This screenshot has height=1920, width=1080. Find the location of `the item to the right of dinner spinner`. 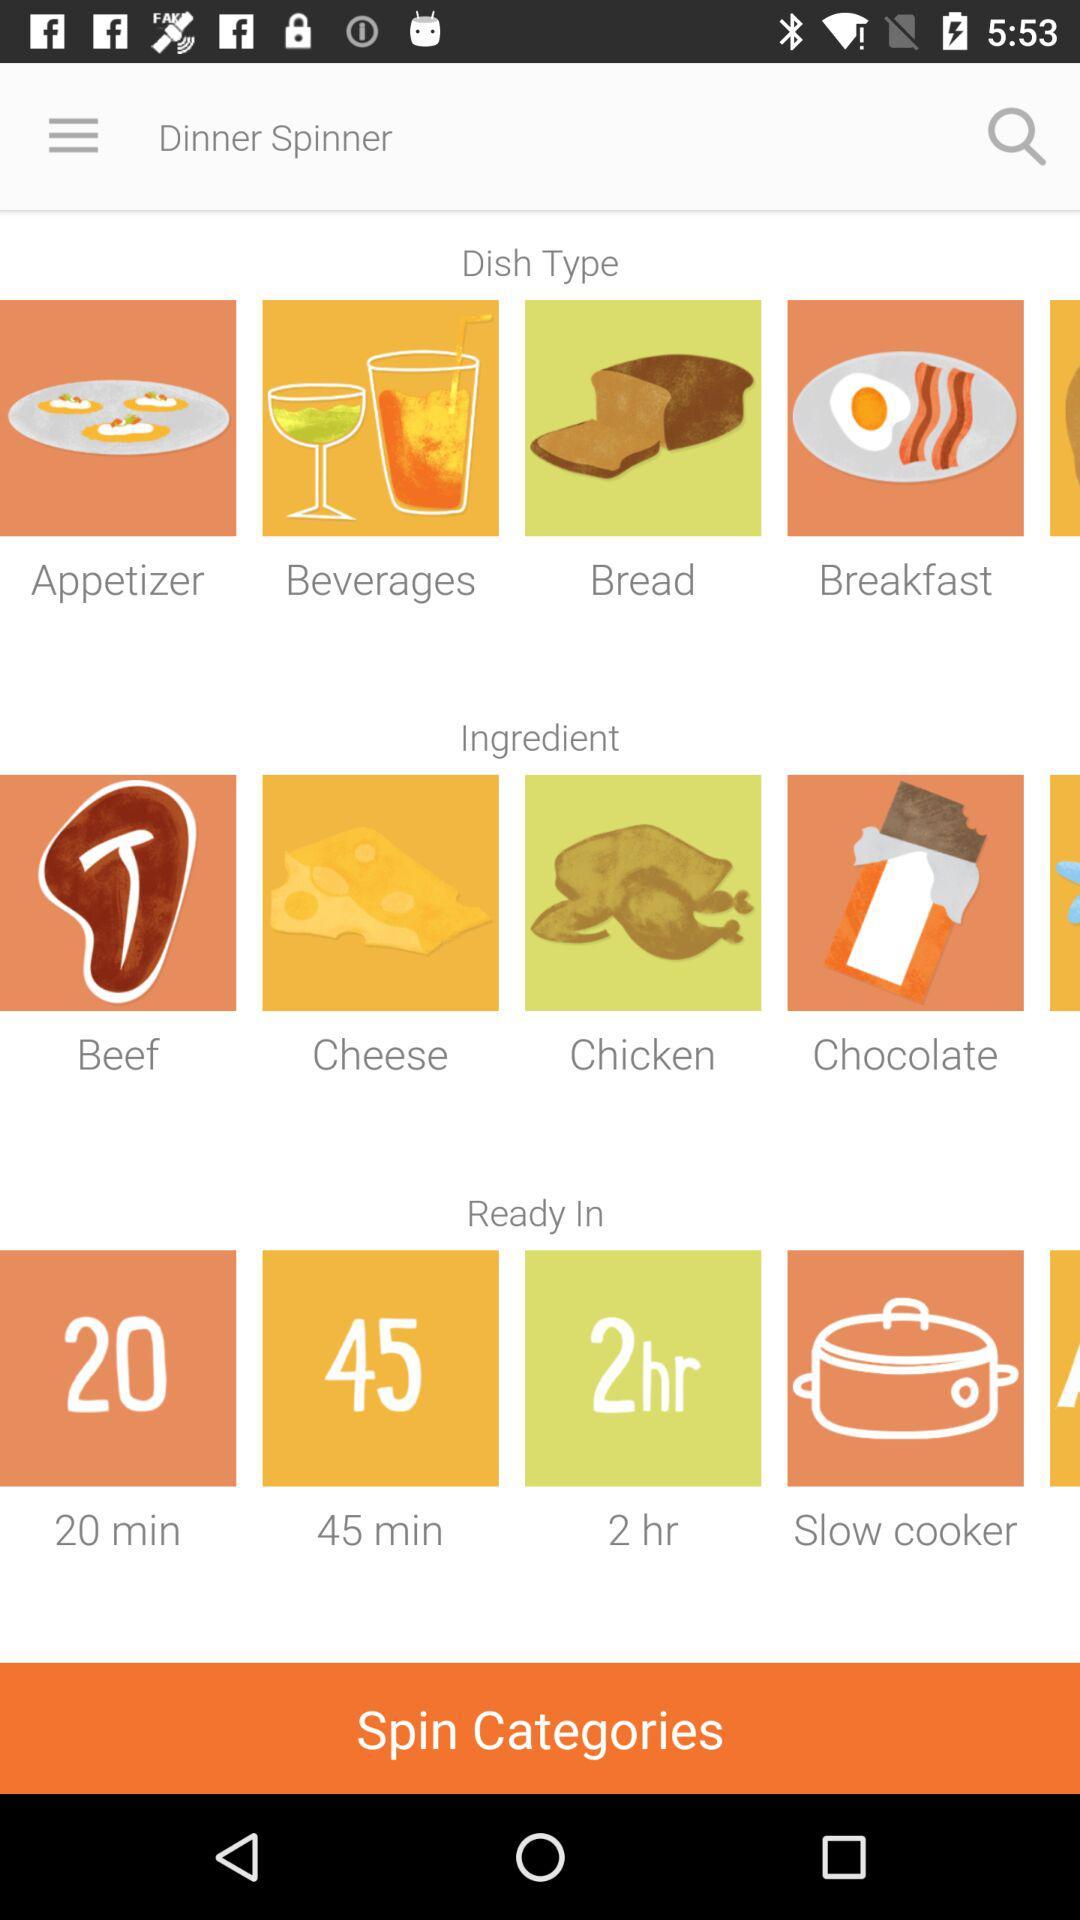

the item to the right of dinner spinner is located at coordinates (1017, 135).